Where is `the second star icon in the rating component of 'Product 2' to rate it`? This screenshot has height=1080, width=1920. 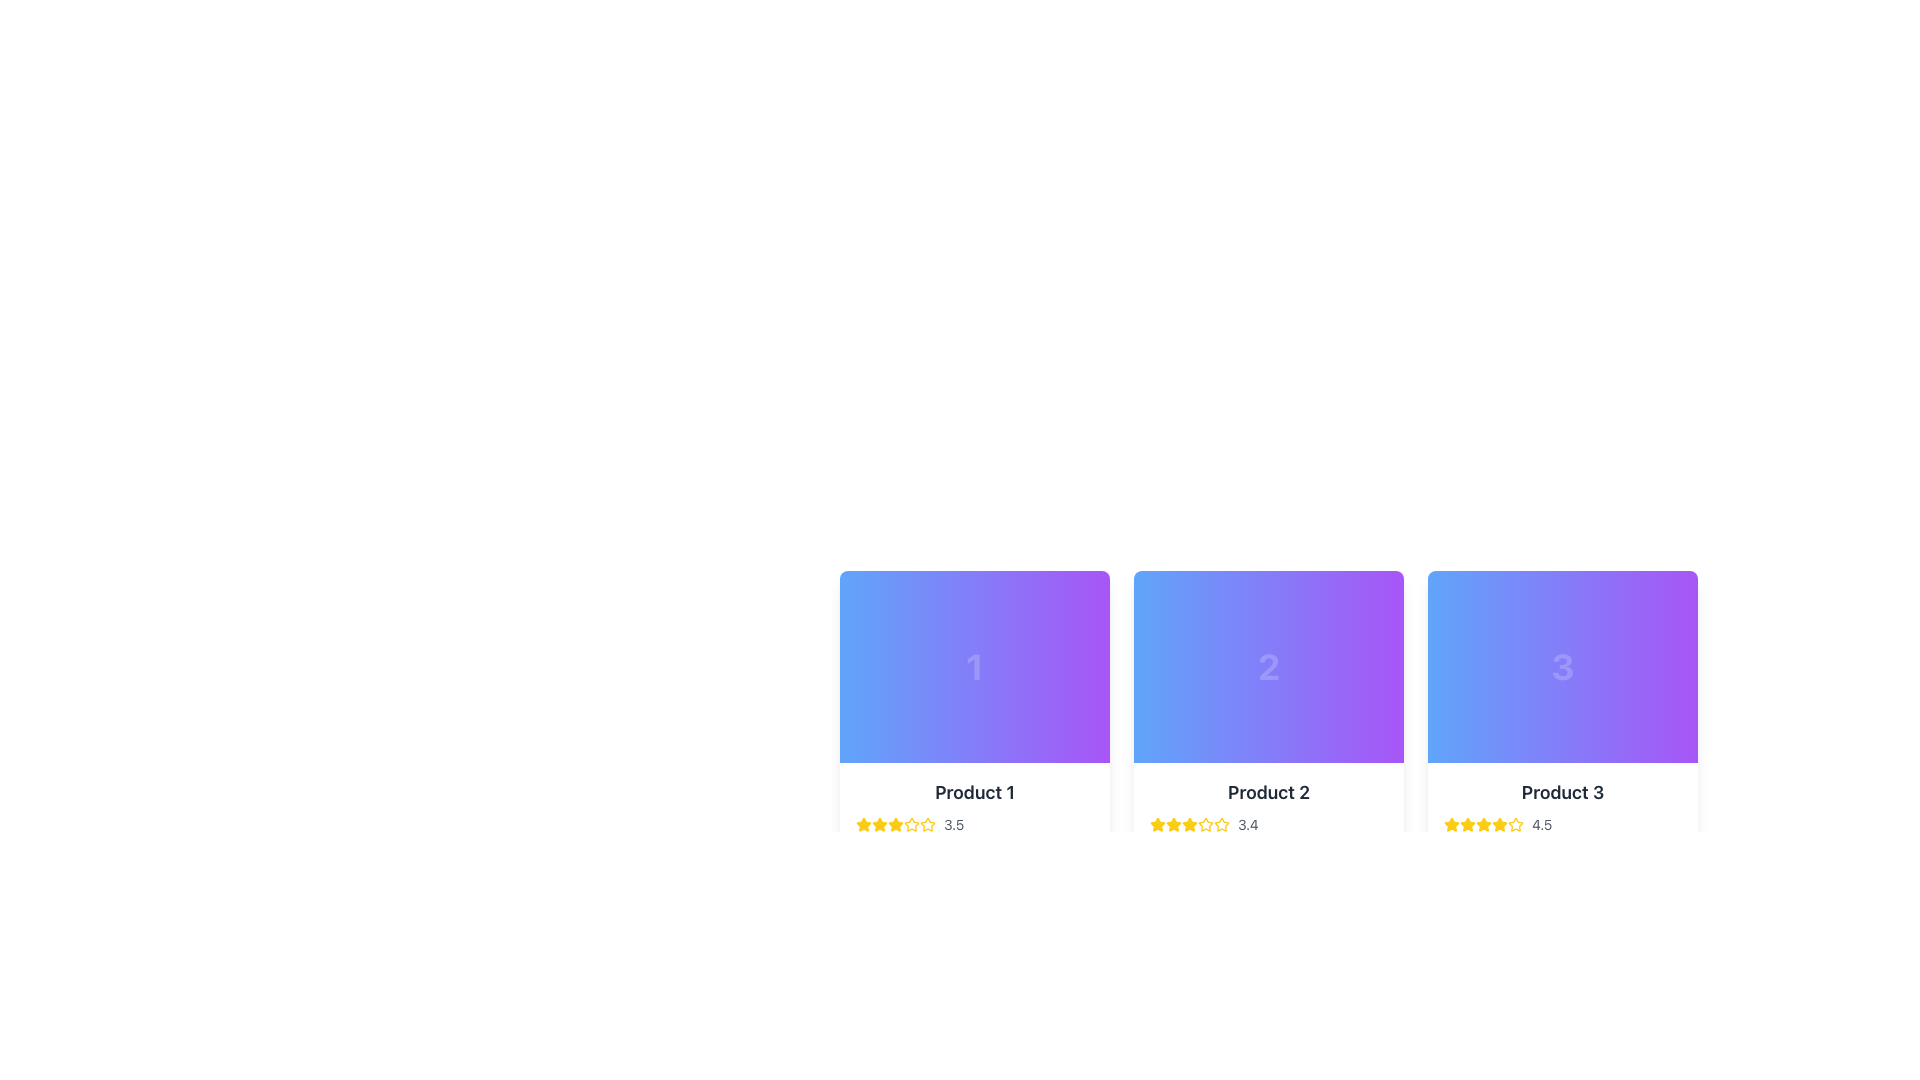
the second star icon in the rating component of 'Product 2' to rate it is located at coordinates (1189, 824).